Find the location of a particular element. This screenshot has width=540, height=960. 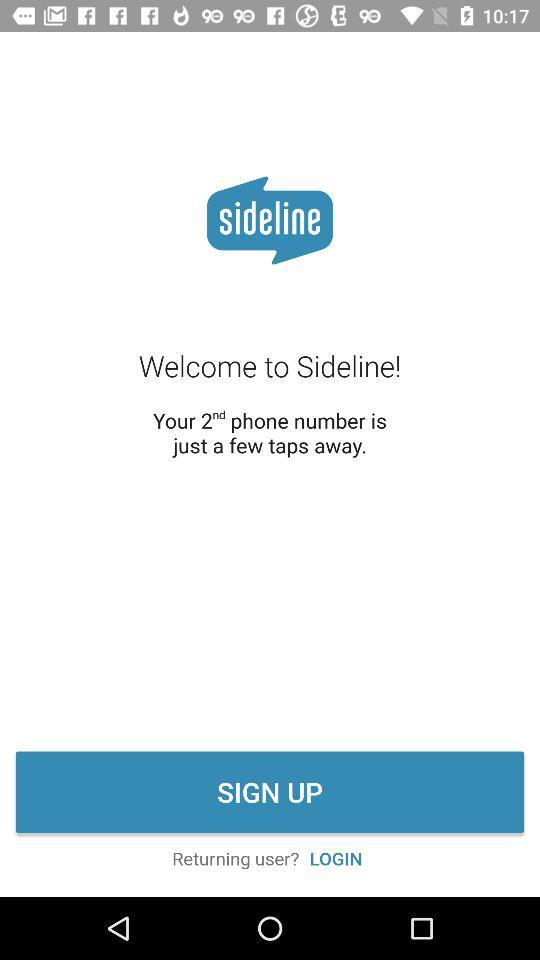

the login item is located at coordinates (336, 857).